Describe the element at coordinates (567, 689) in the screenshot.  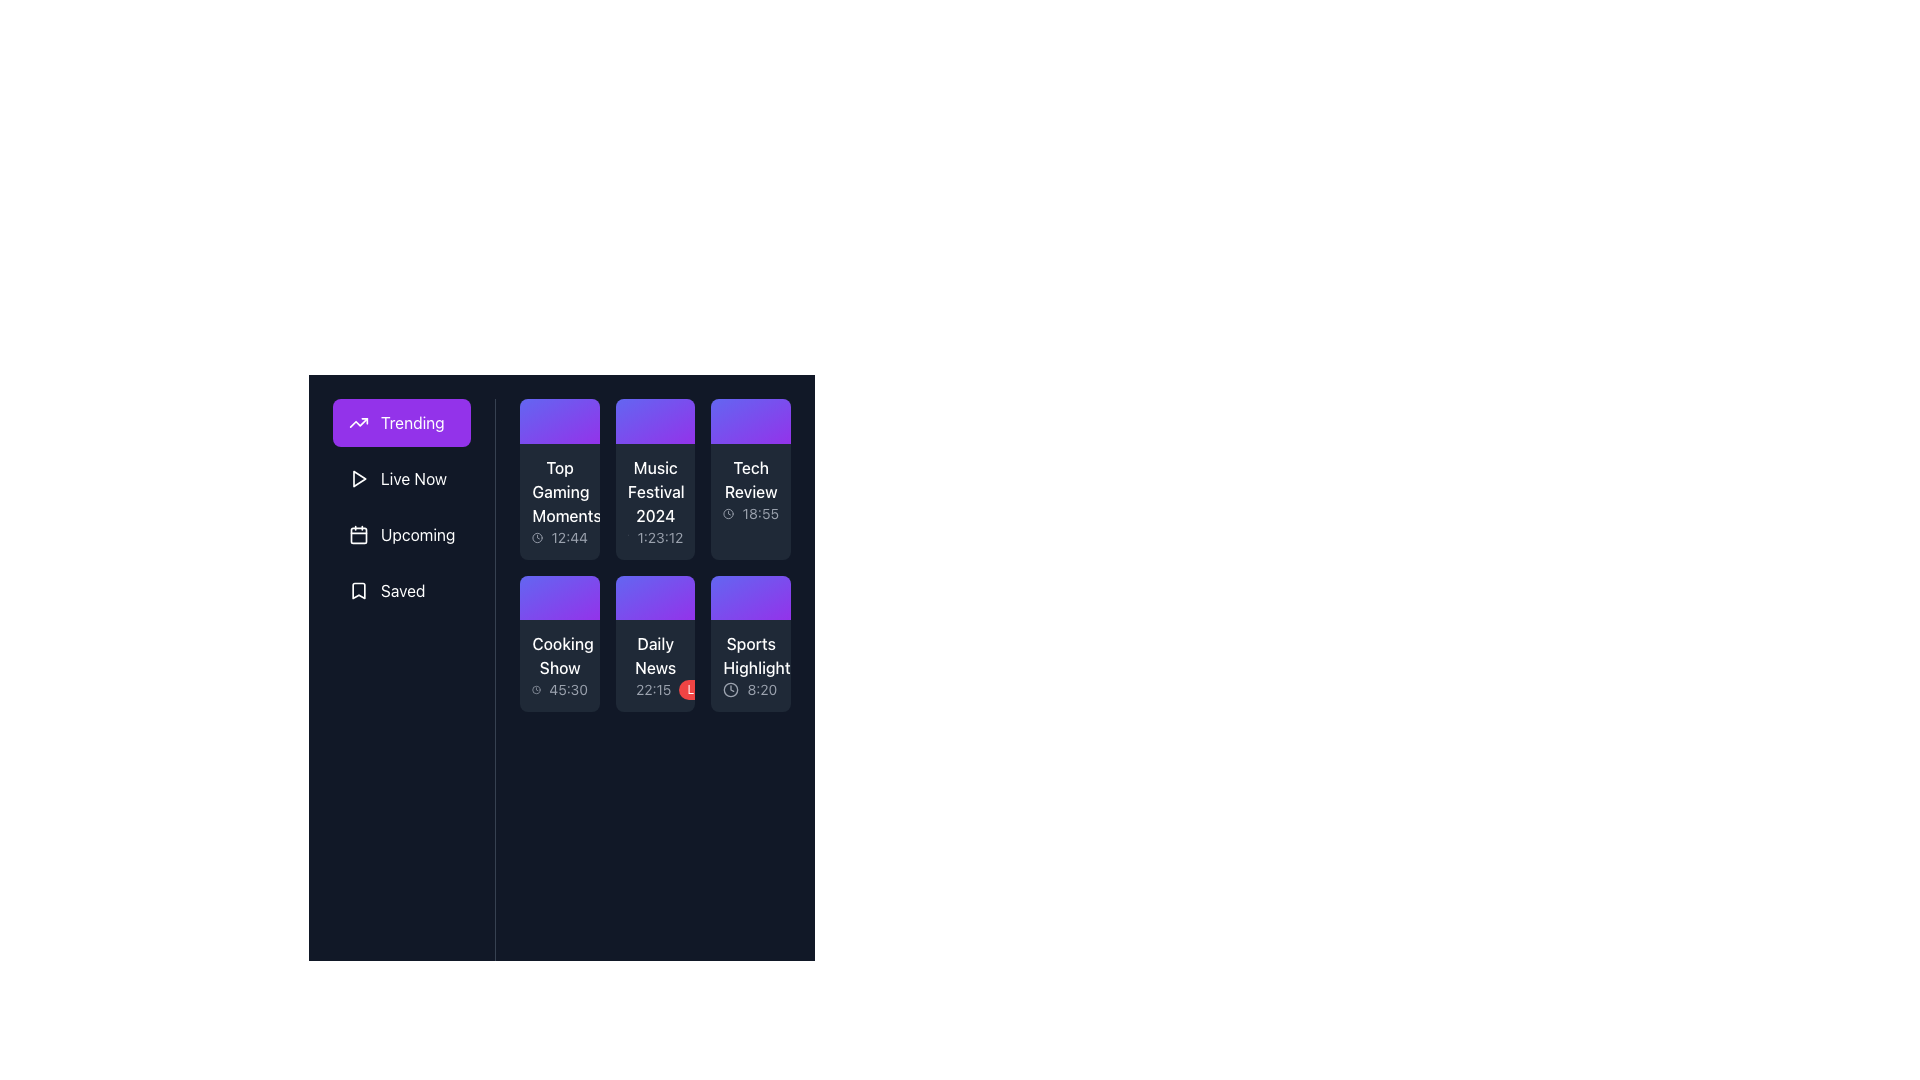
I see `time displayed on the label showing '45:30', which is styled with light gray text on a dark gray background, located within the 'Cooking Show' card` at that location.